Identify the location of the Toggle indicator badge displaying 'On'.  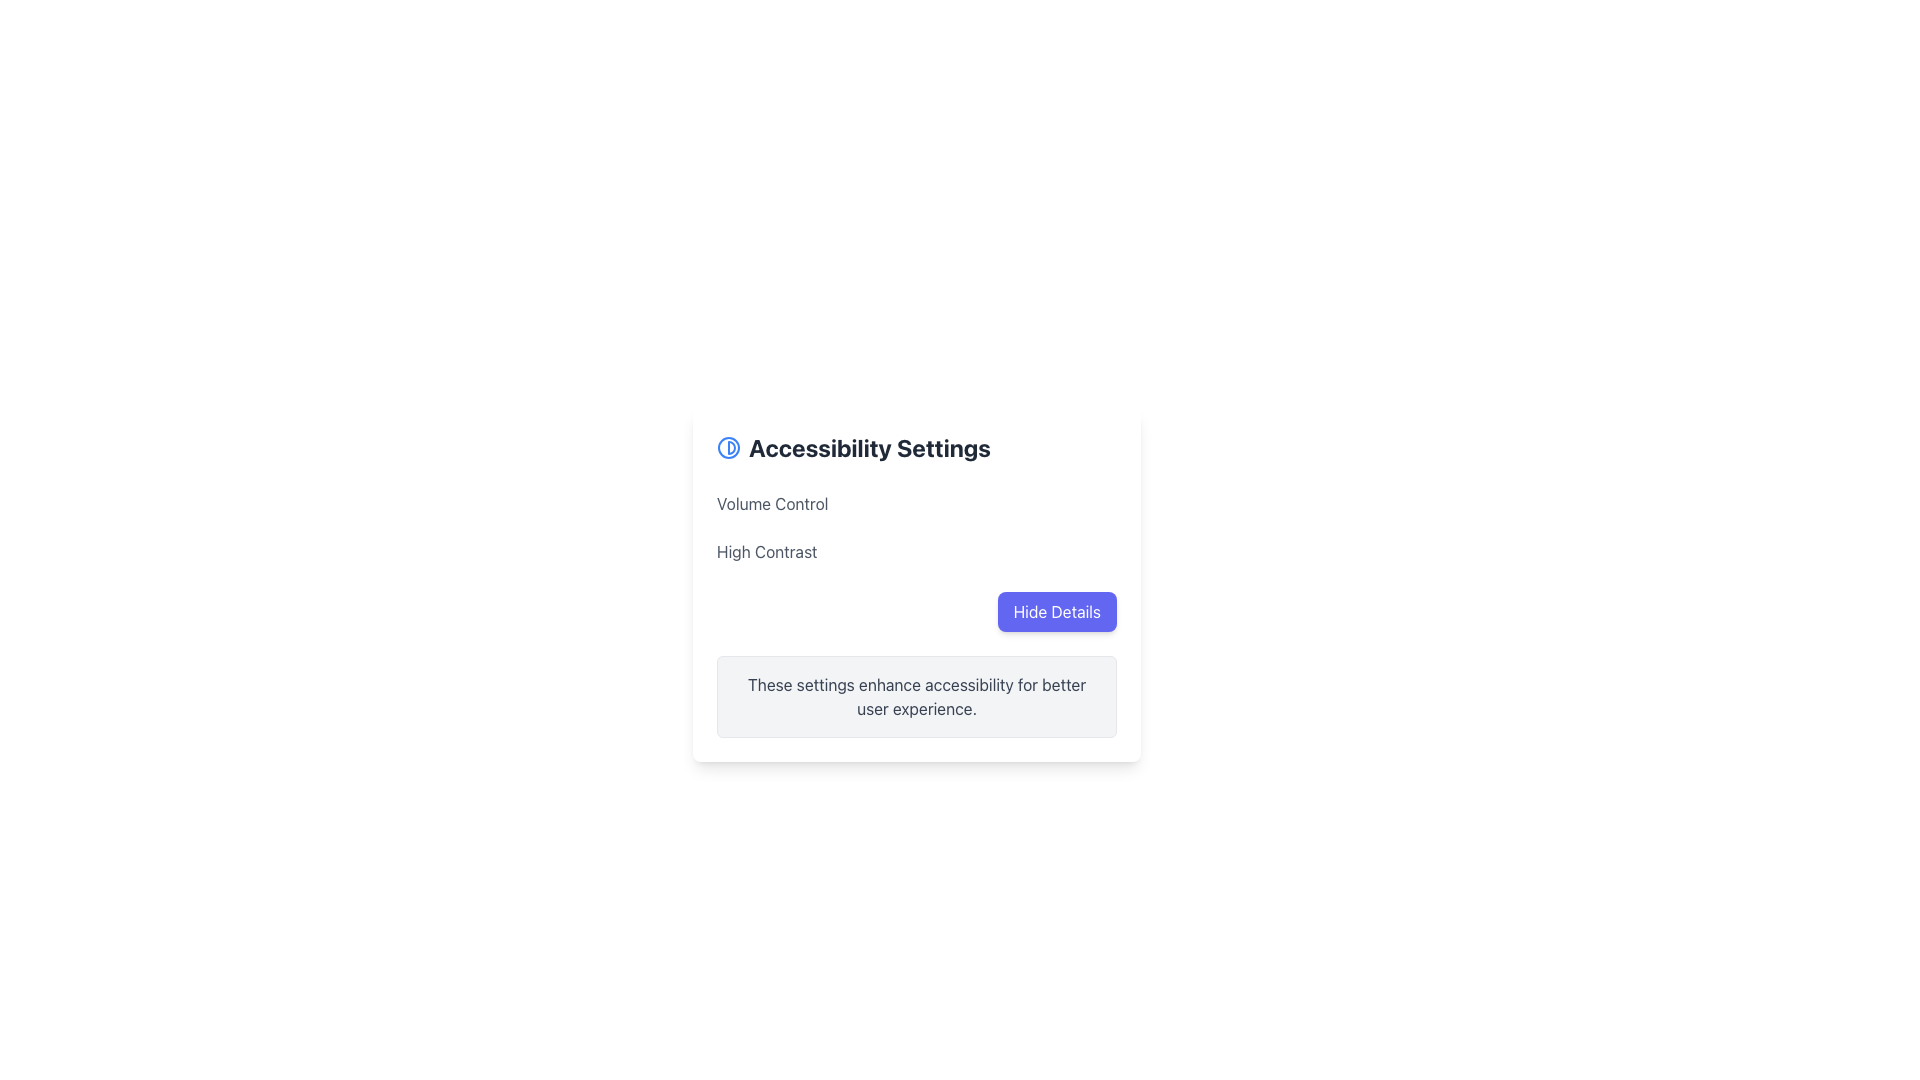
(1082, 503).